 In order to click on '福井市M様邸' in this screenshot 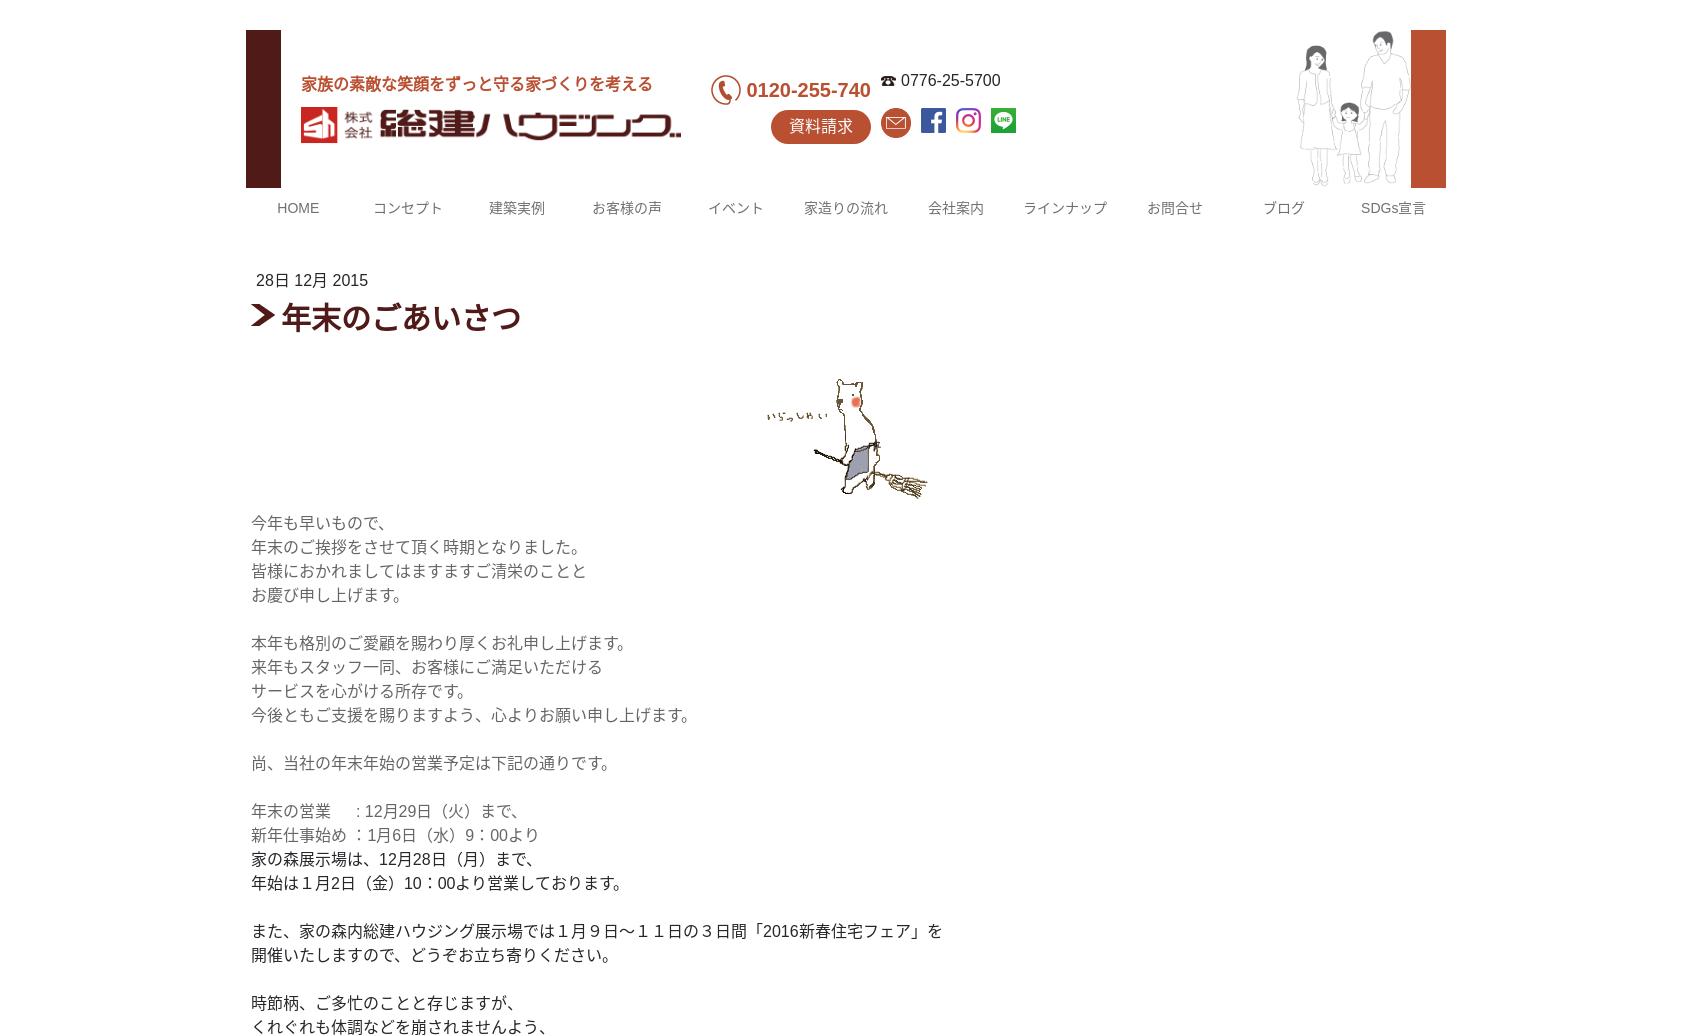, I will do `click(515, 399)`.